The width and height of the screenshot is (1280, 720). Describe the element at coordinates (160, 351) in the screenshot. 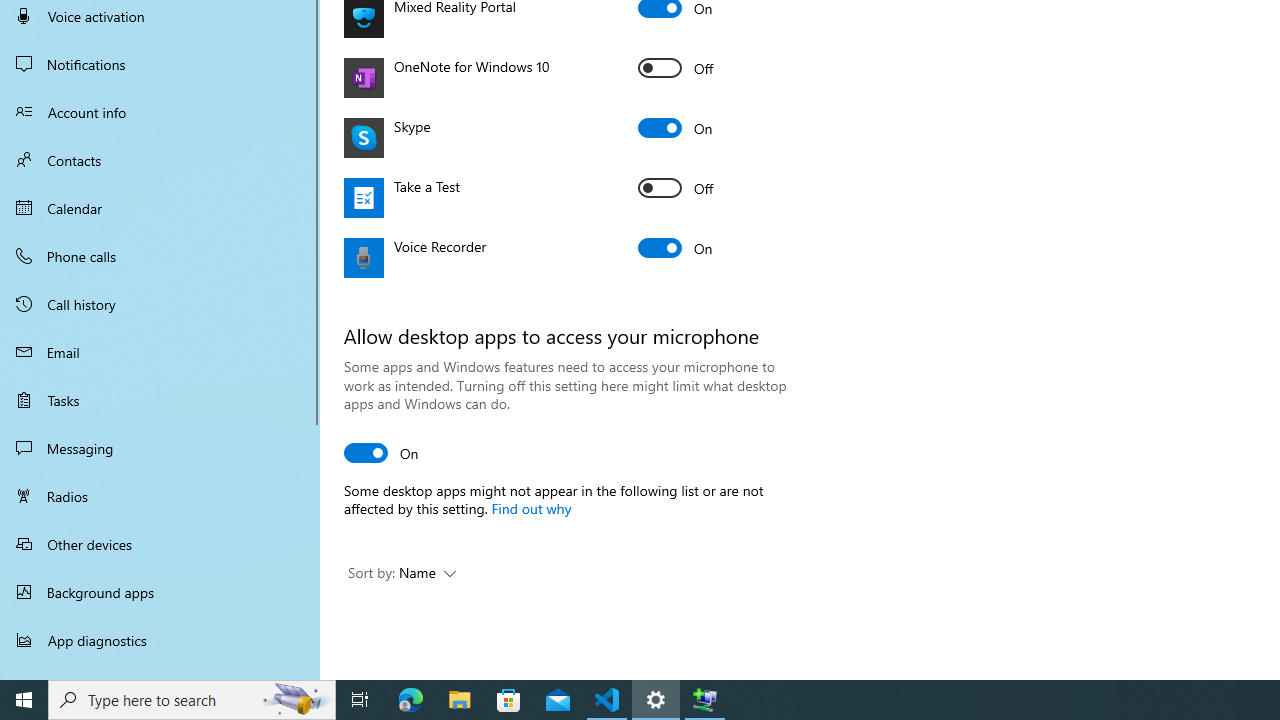

I see `'Email'` at that location.